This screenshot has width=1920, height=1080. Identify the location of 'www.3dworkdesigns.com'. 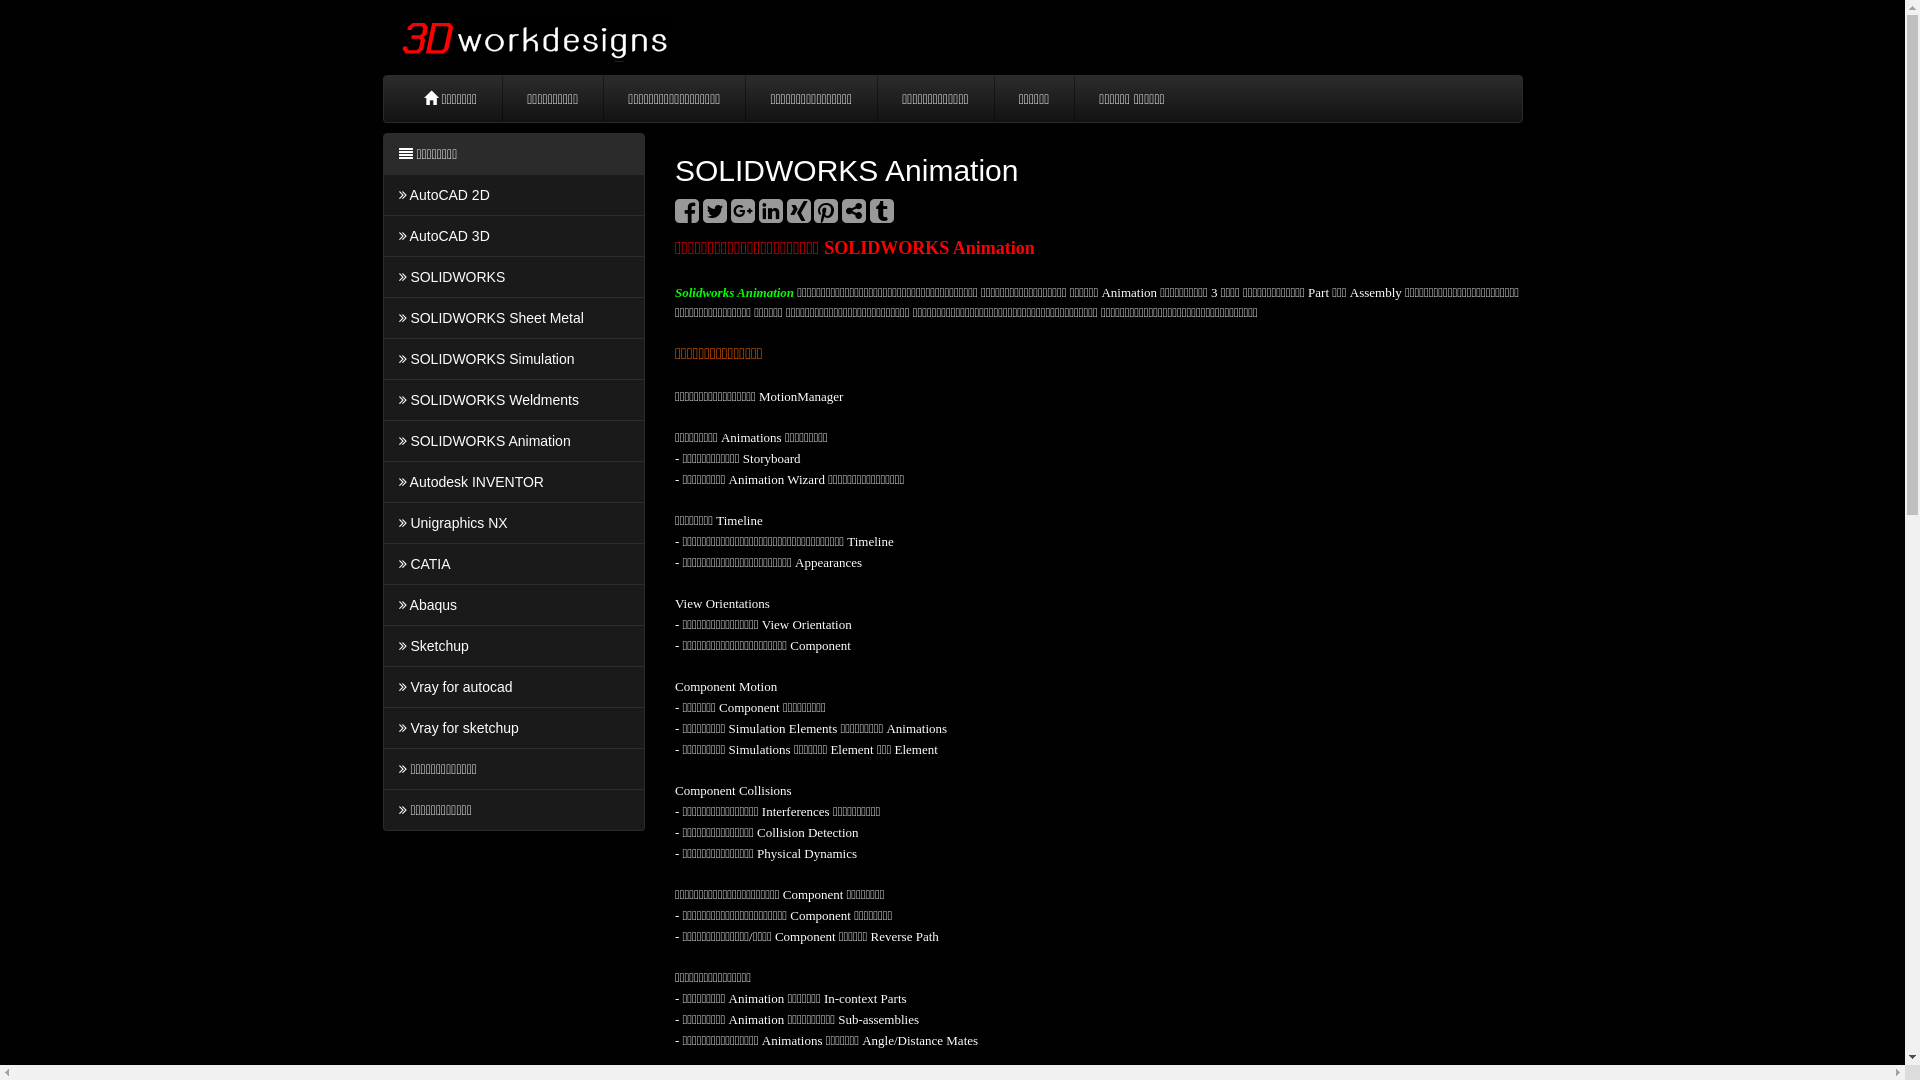
(537, 37).